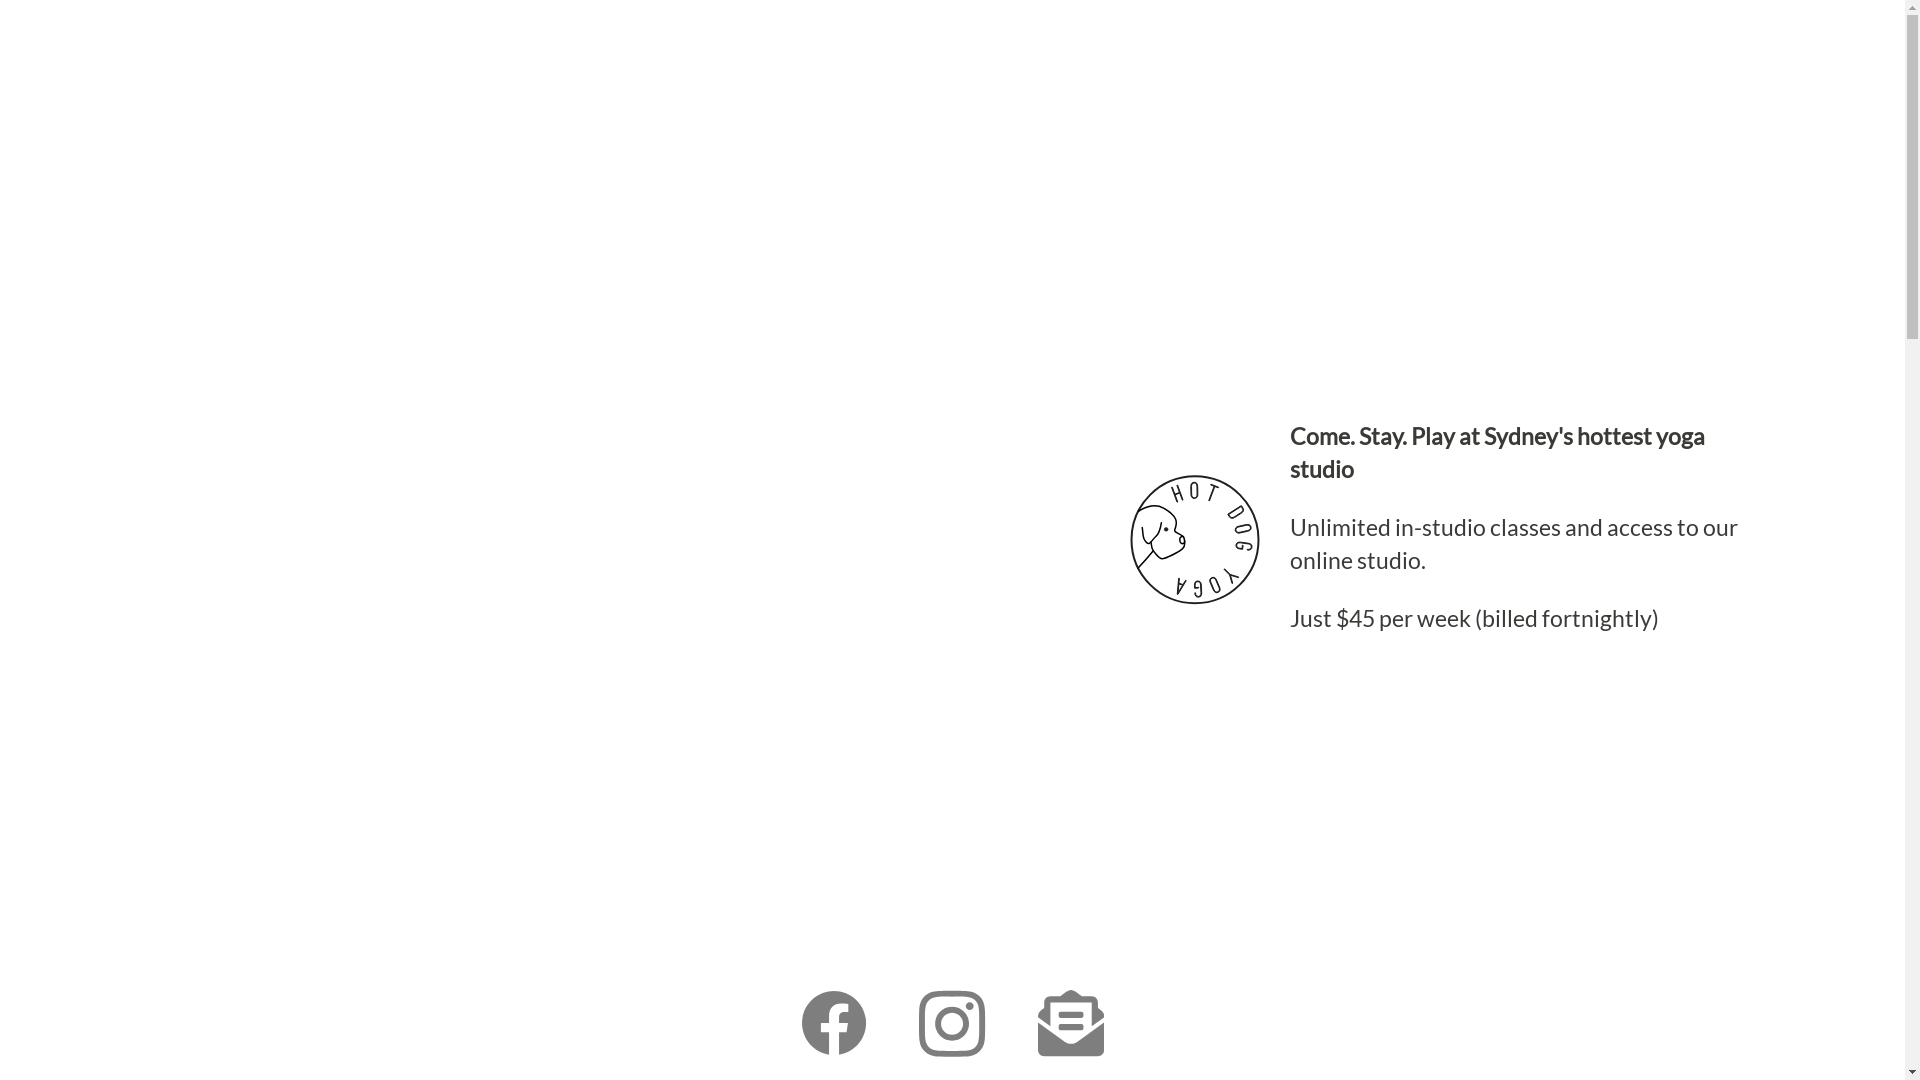  Describe the element at coordinates (950, 1019) in the screenshot. I see `'Follow us on Instagram'` at that location.